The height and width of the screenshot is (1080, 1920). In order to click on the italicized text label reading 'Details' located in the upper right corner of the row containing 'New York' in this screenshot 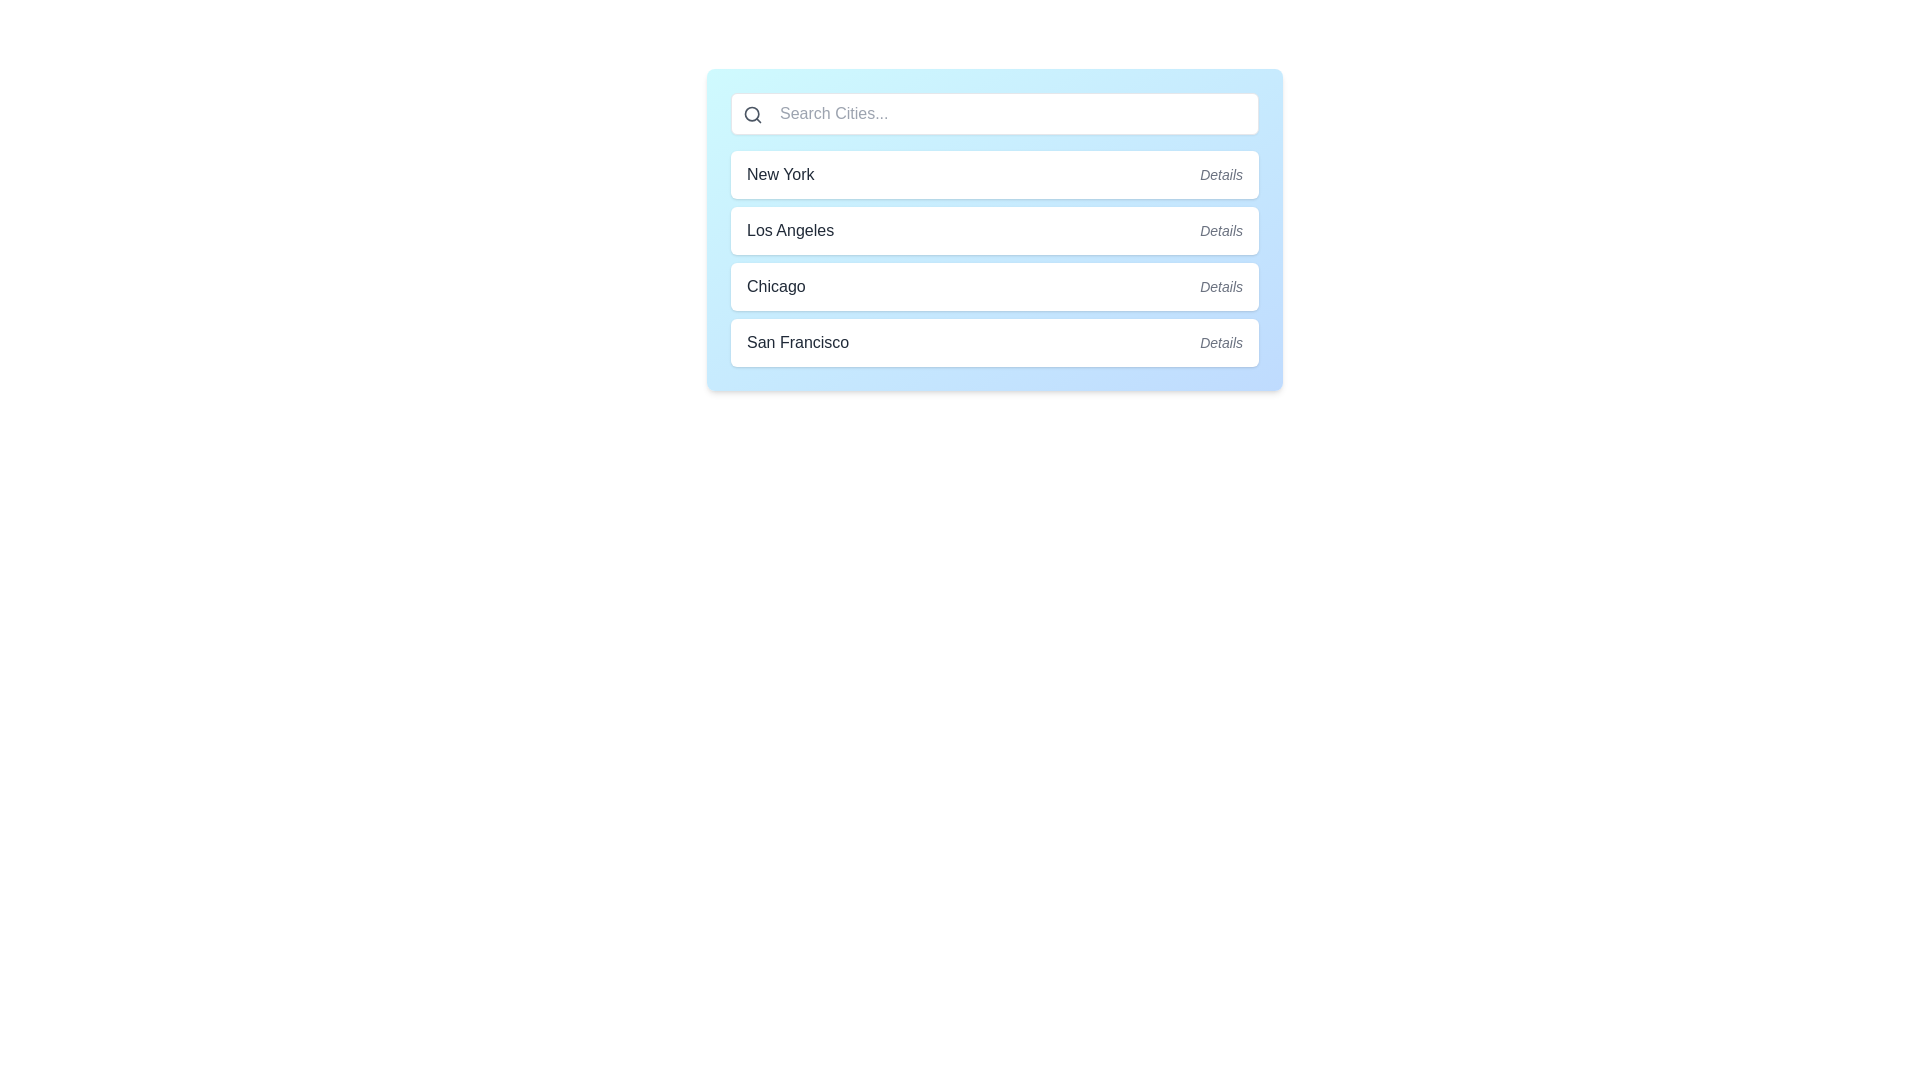, I will do `click(1220, 173)`.